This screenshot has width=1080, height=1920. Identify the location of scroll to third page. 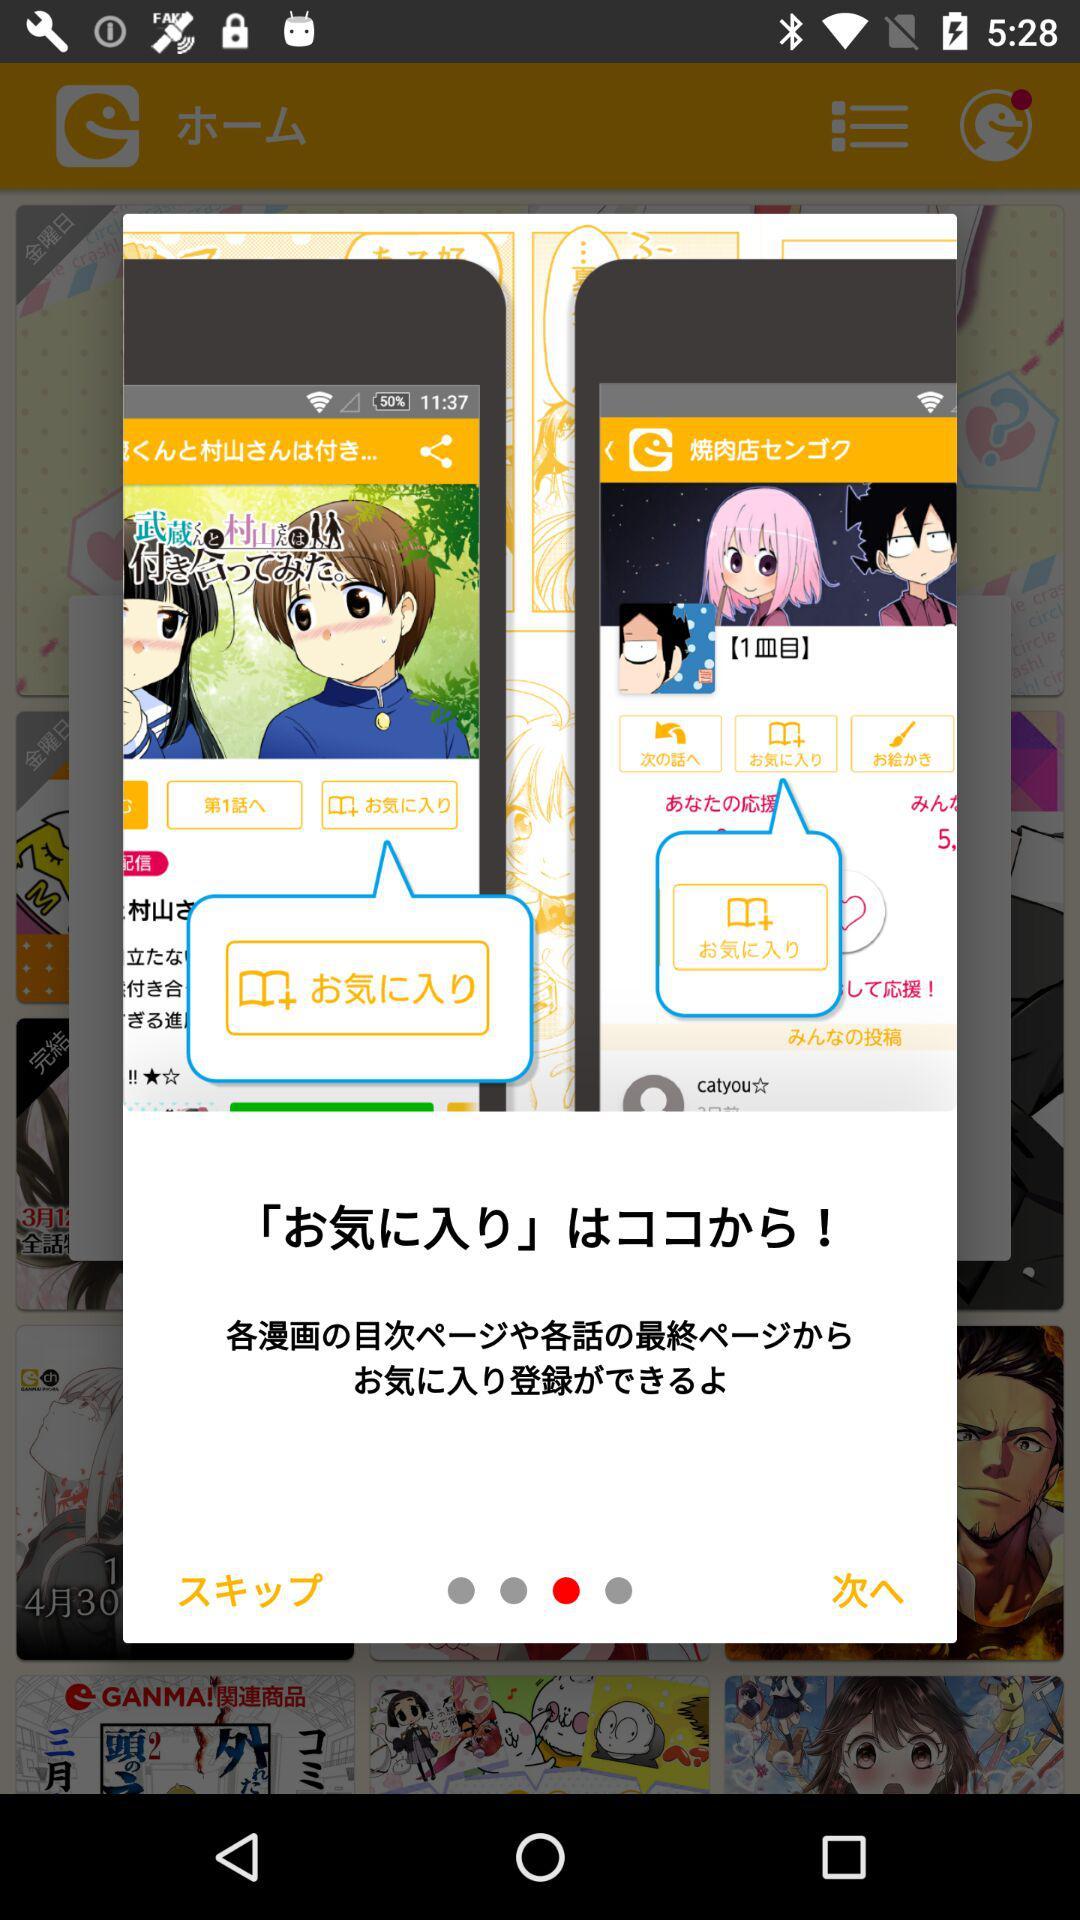
(566, 1589).